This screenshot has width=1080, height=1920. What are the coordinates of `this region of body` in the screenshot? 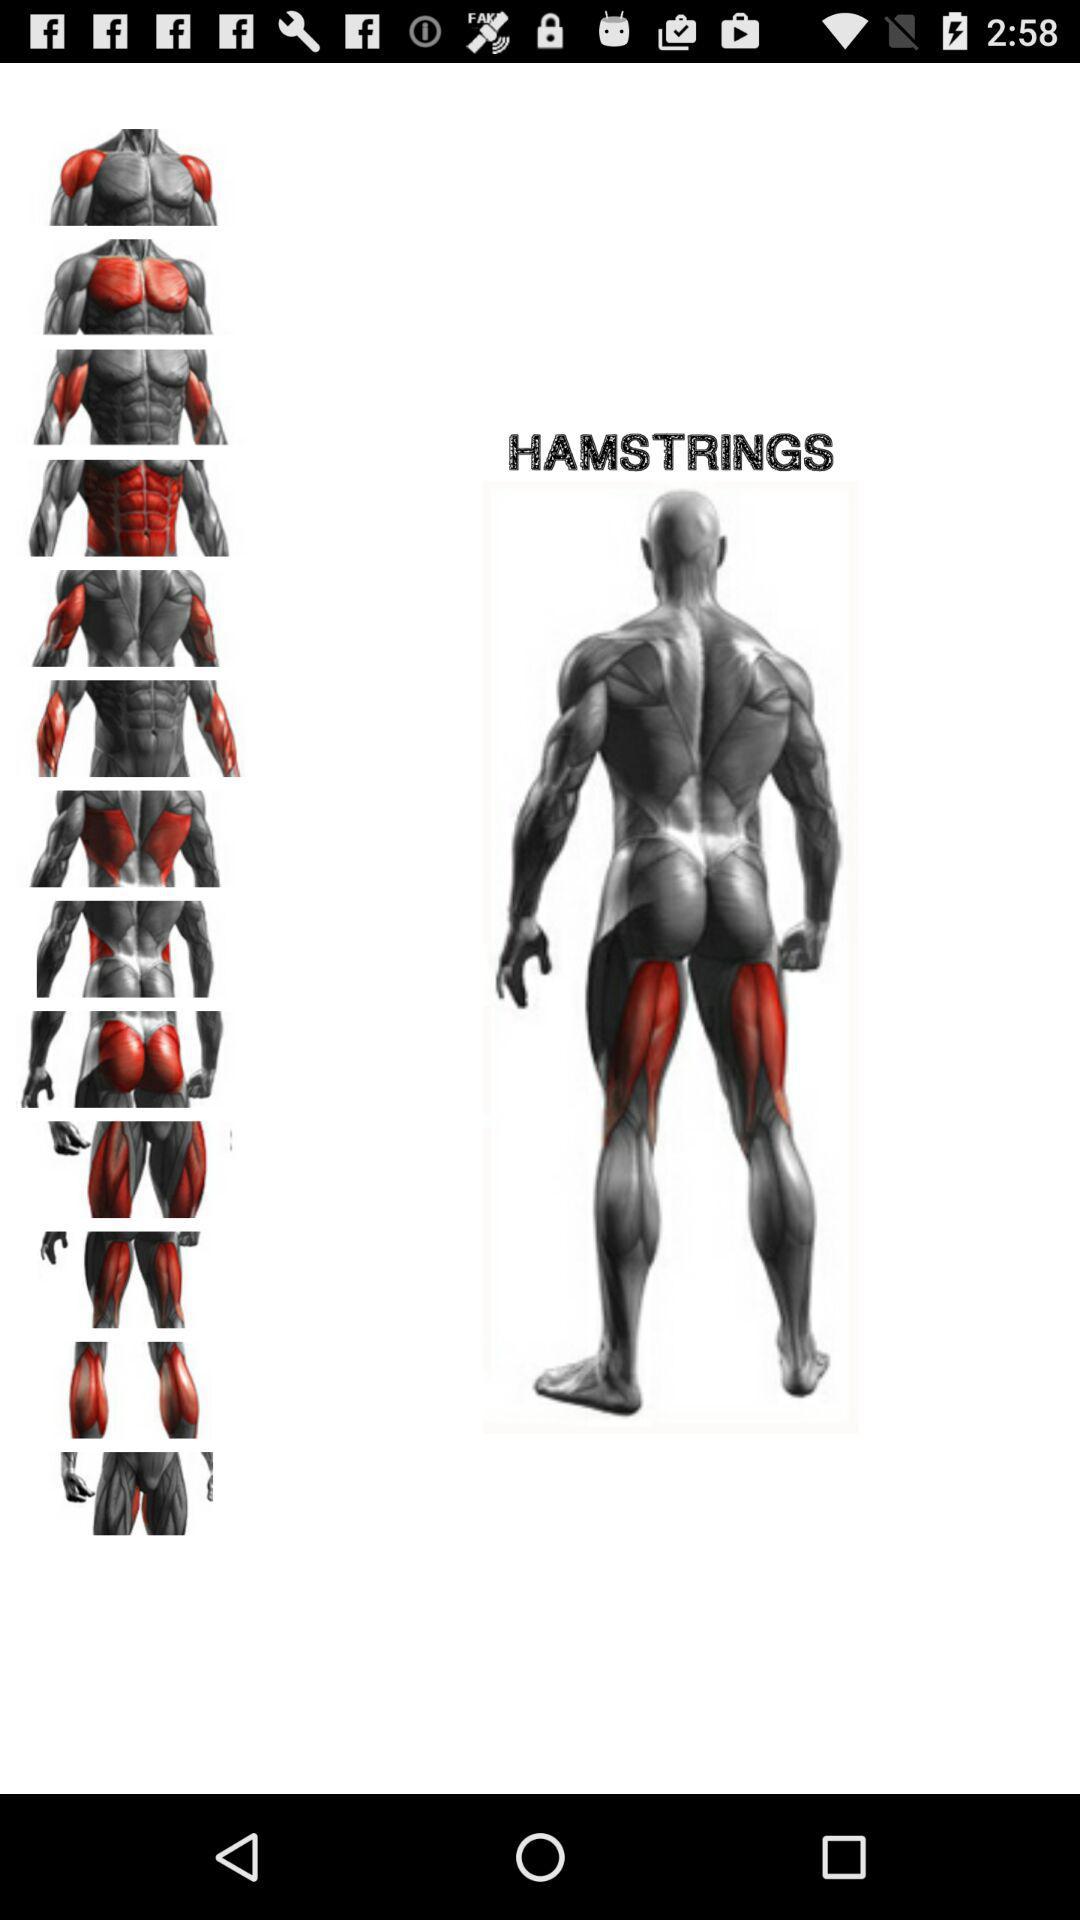 It's located at (131, 1493).